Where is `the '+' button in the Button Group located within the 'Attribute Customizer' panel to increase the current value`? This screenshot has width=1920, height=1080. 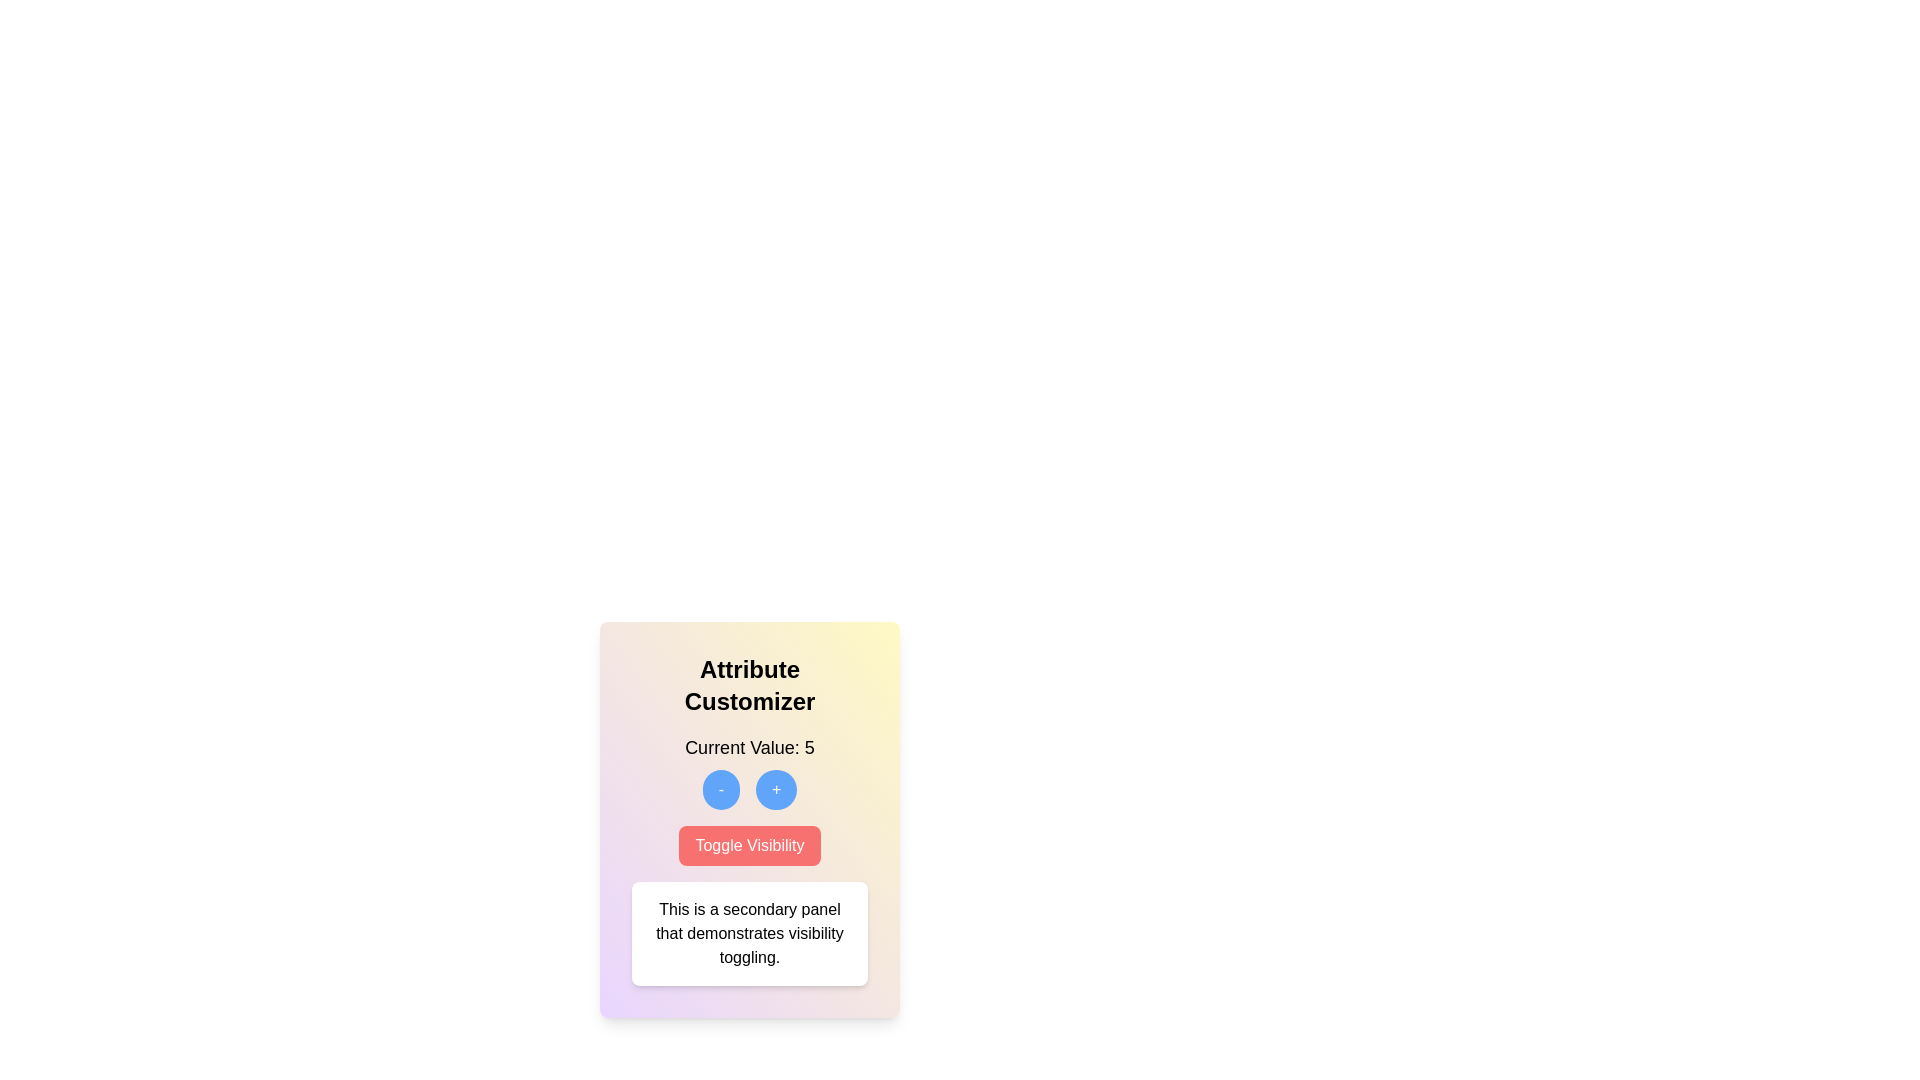 the '+' button in the Button Group located within the 'Attribute Customizer' panel to increase the current value is located at coordinates (748, 789).